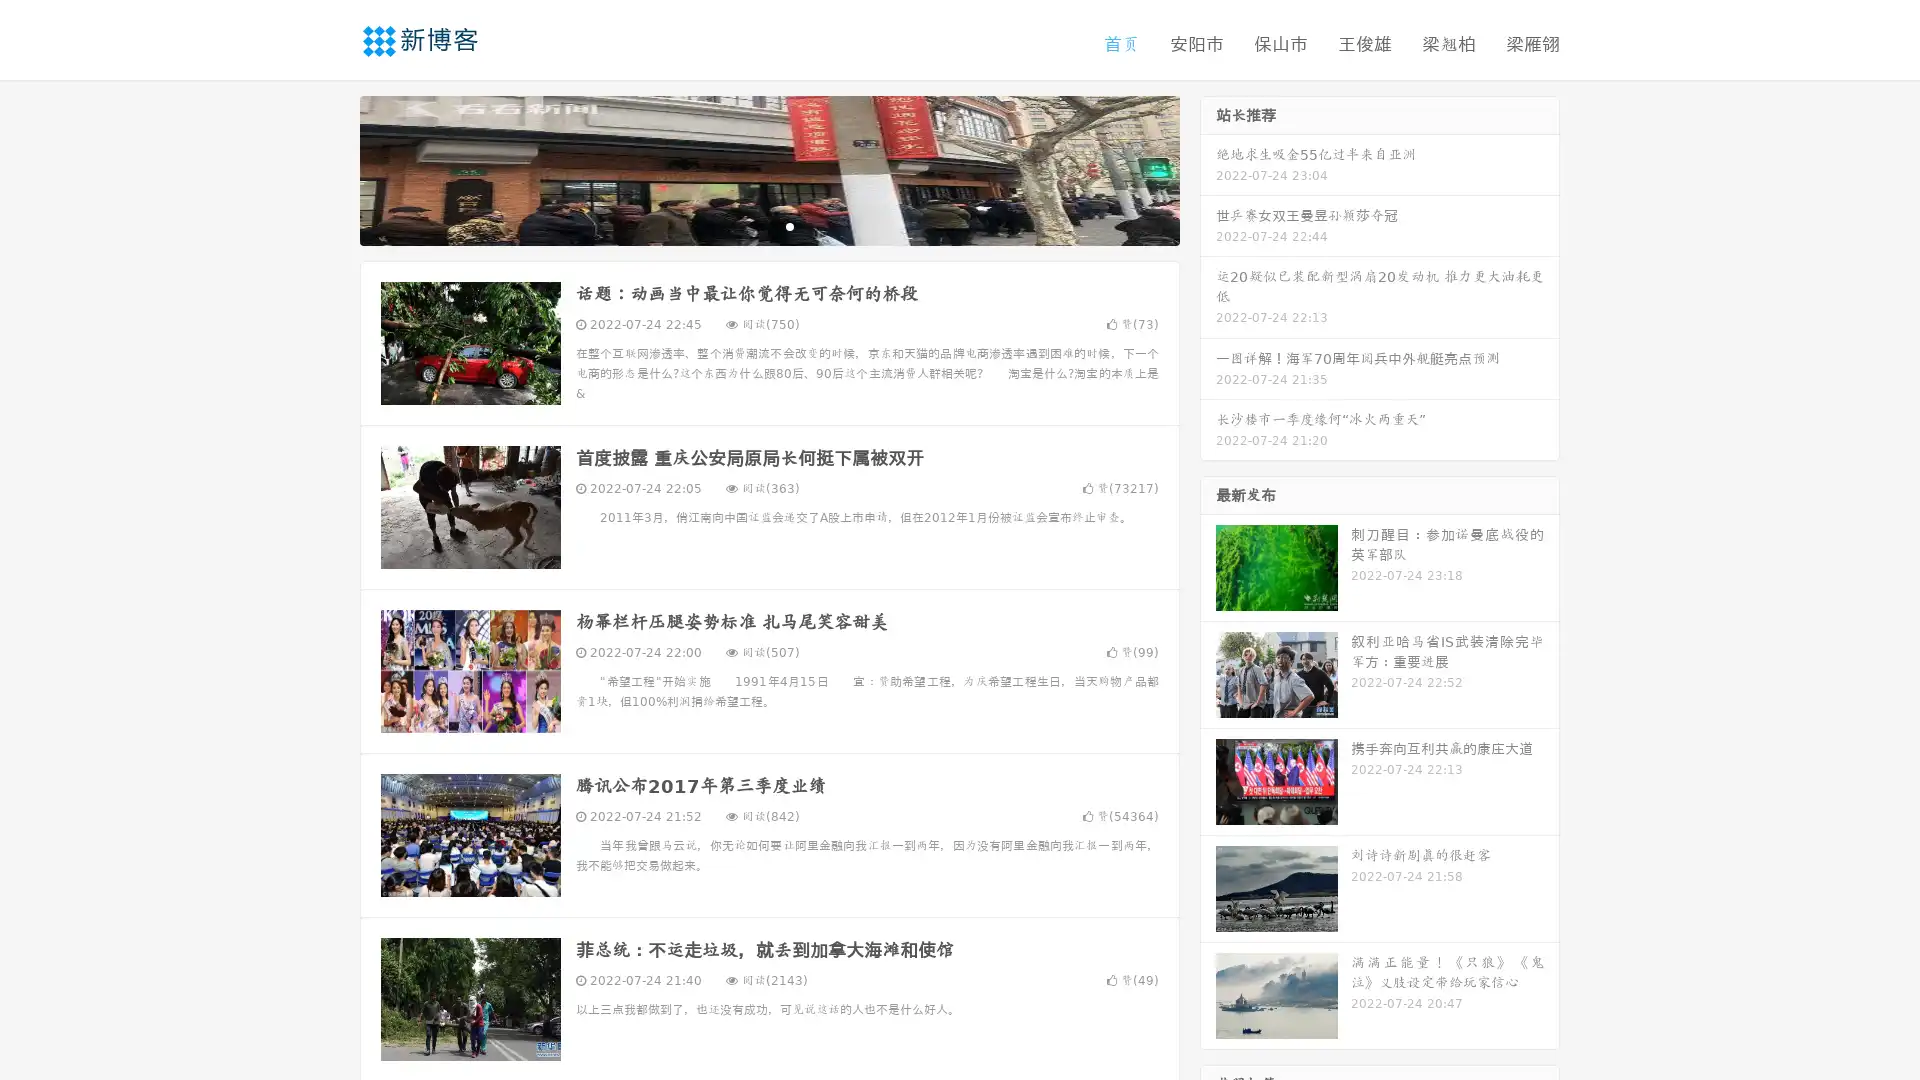 The width and height of the screenshot is (1920, 1080). I want to click on Go to slide 3, so click(789, 225).